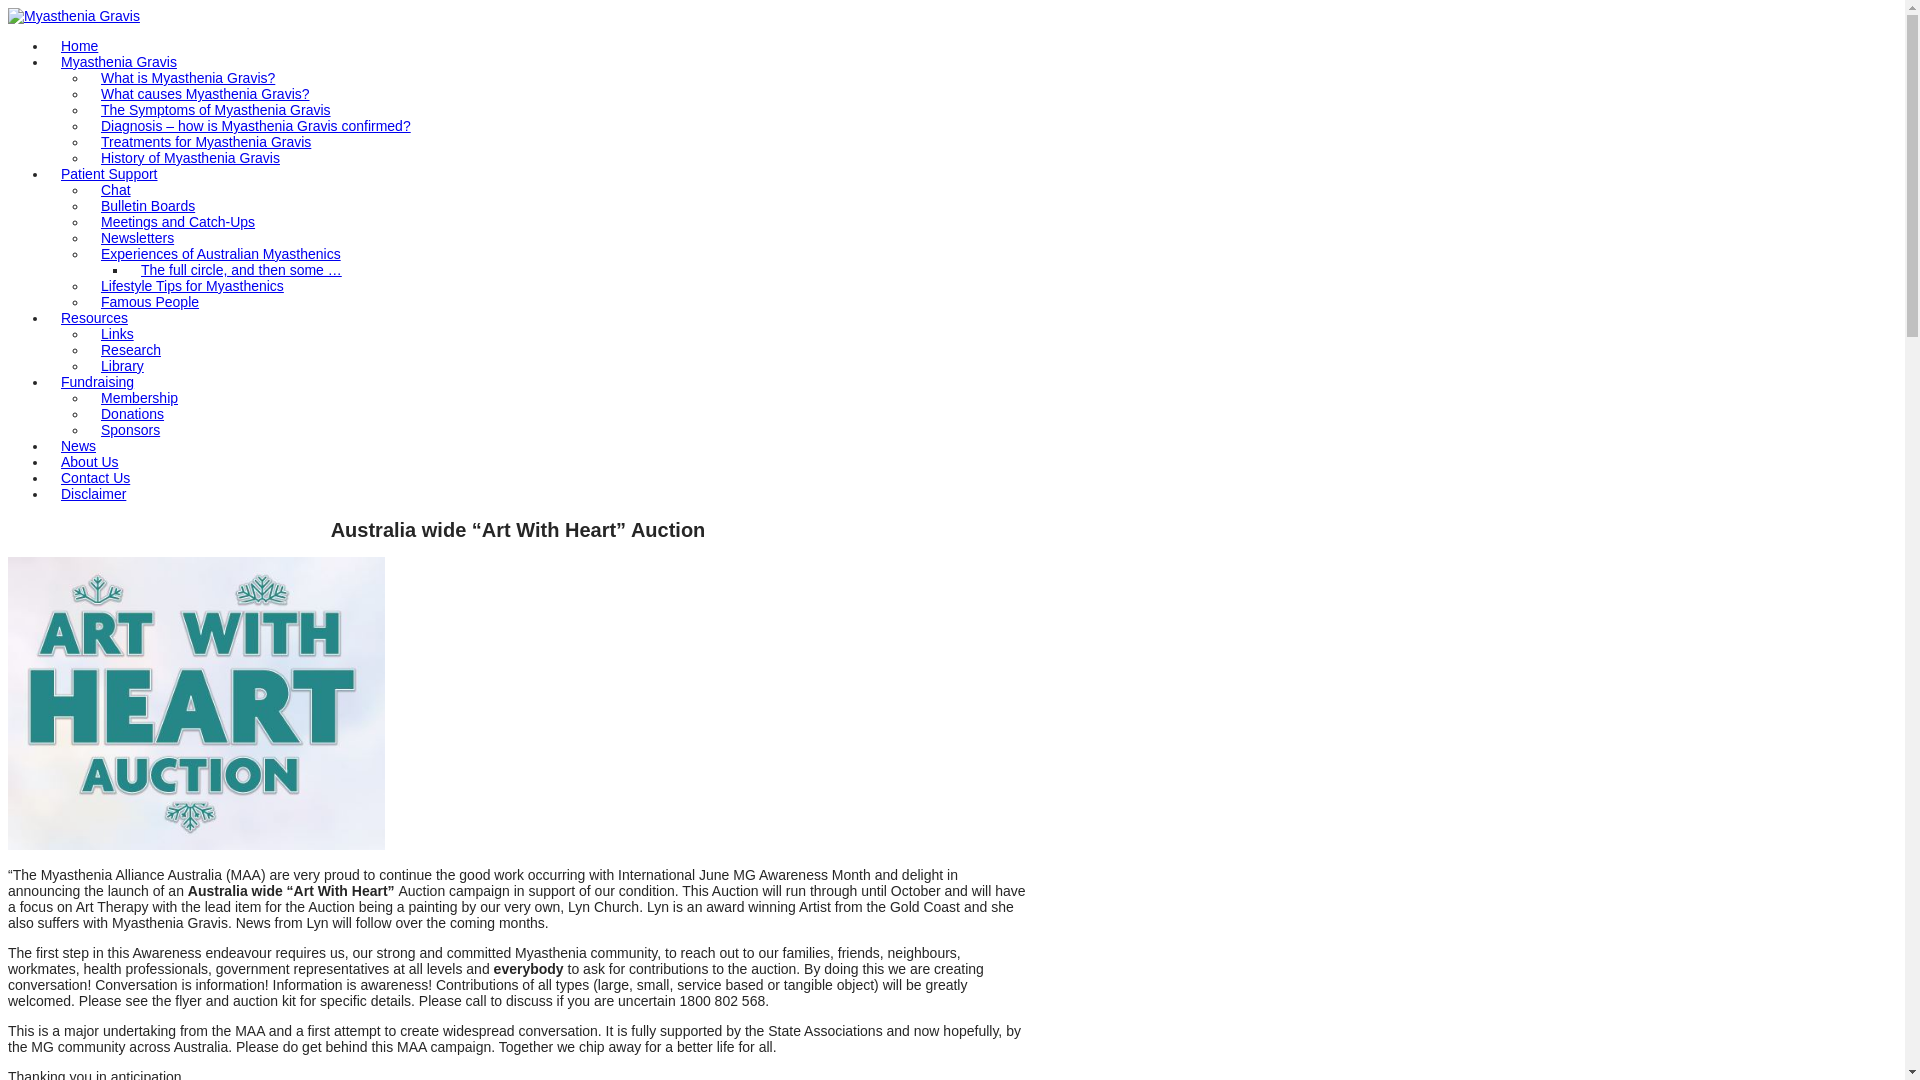 The width and height of the screenshot is (1920, 1080). What do you see at coordinates (220, 253) in the screenshot?
I see `'Experiences of Australian Myasthenics'` at bounding box center [220, 253].